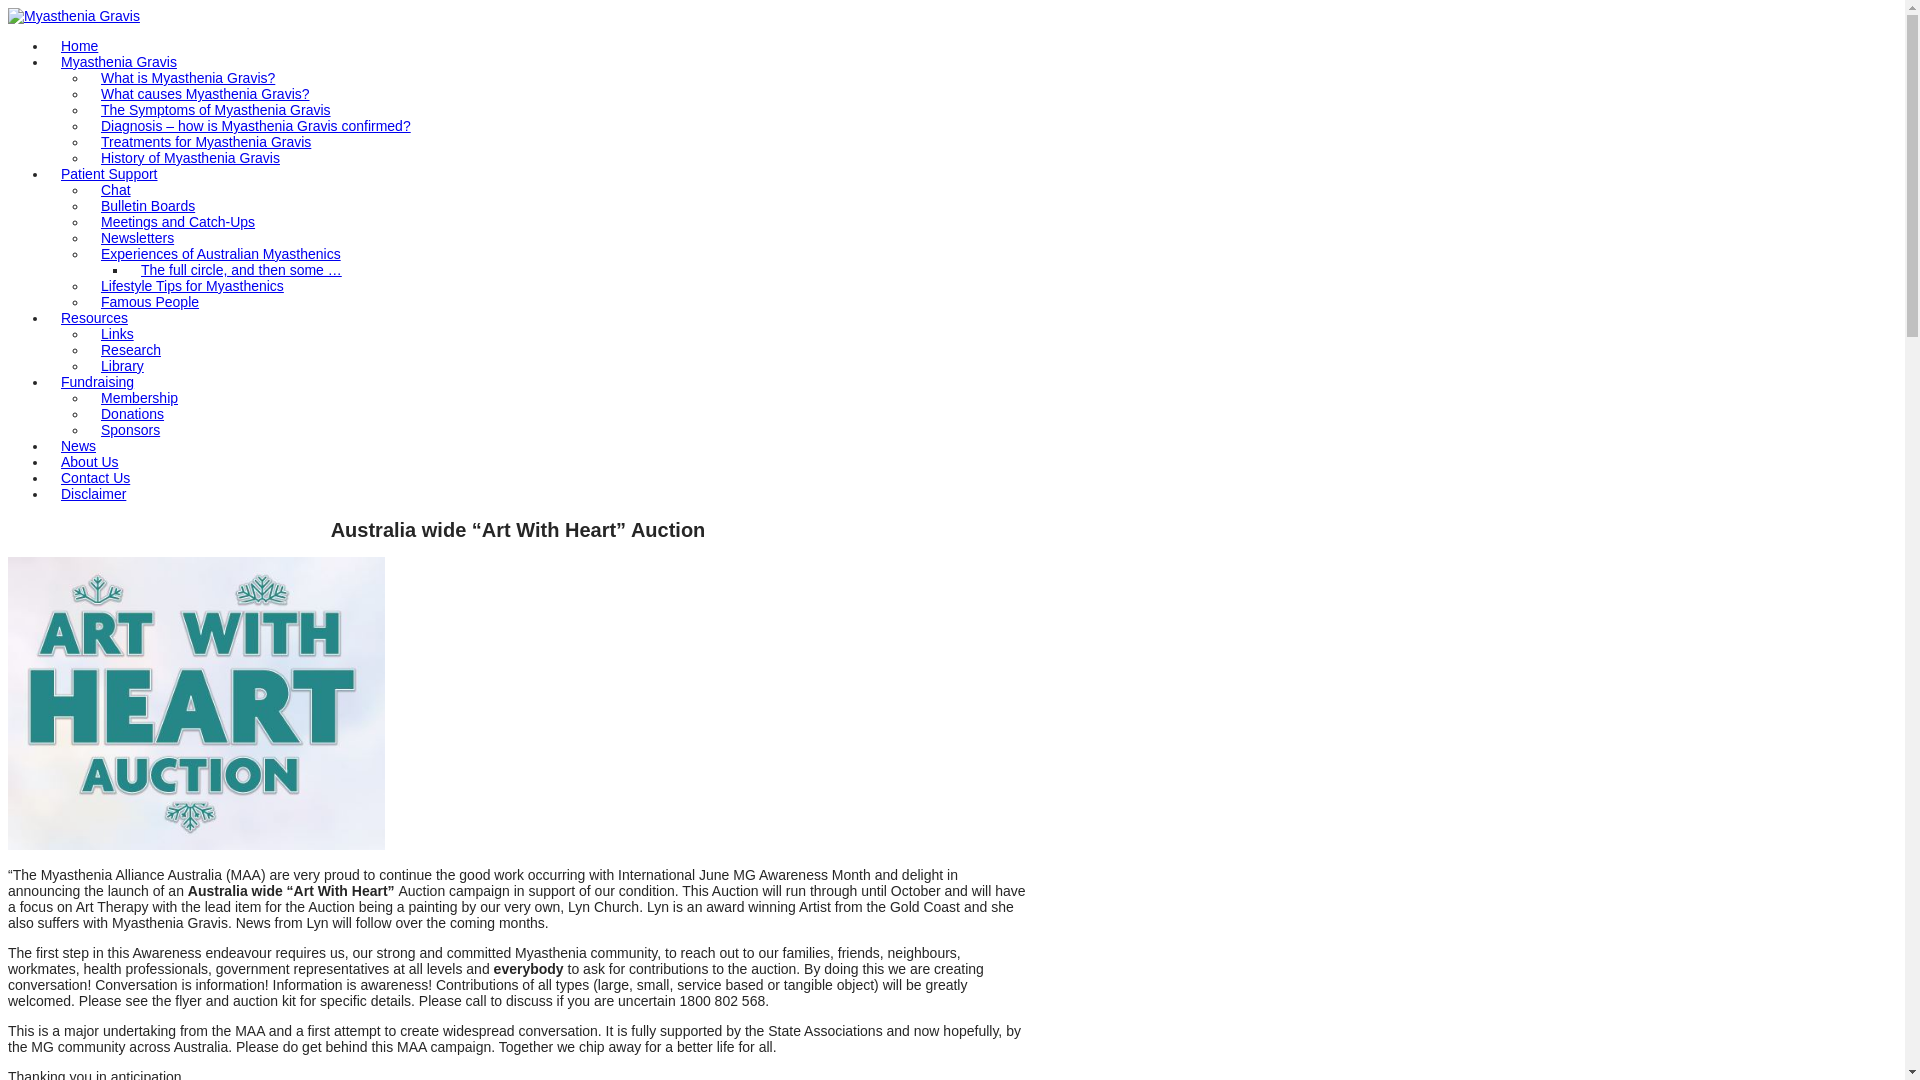 The width and height of the screenshot is (1920, 1080). What do you see at coordinates (220, 253) in the screenshot?
I see `'Experiences of Australian Myasthenics'` at bounding box center [220, 253].